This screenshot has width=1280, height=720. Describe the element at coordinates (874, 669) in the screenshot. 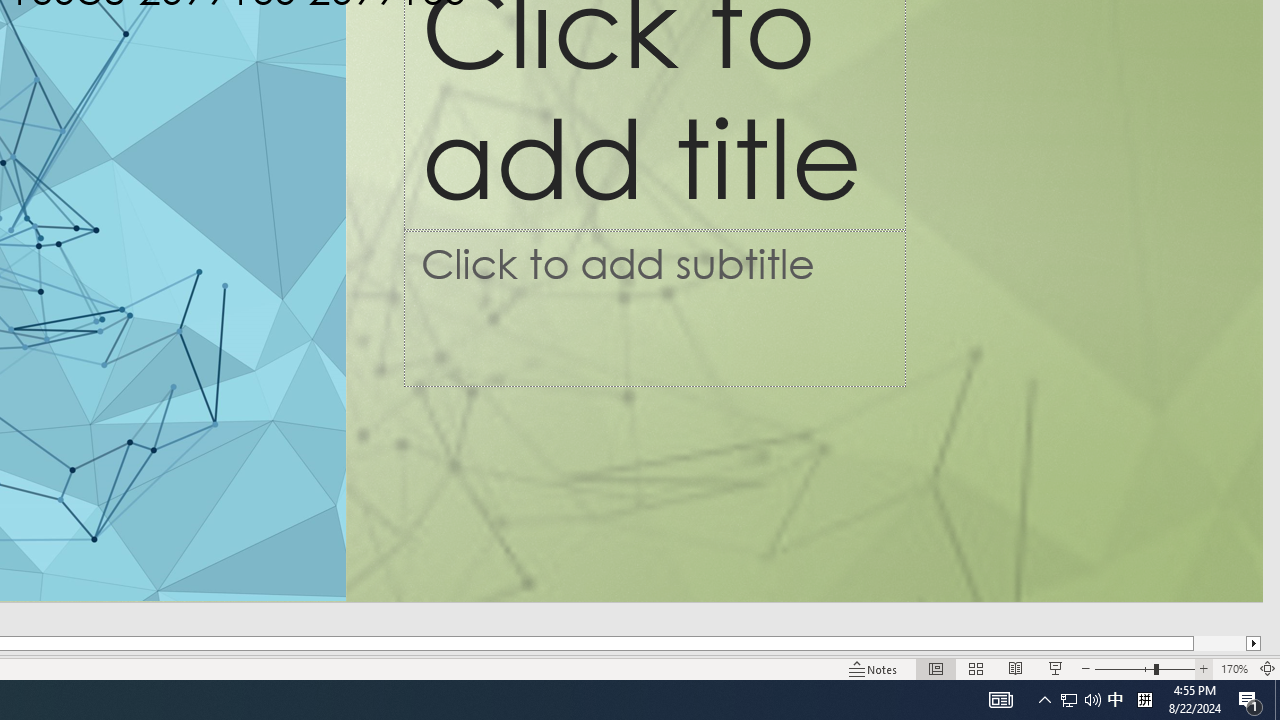

I see `'Notes '` at that location.